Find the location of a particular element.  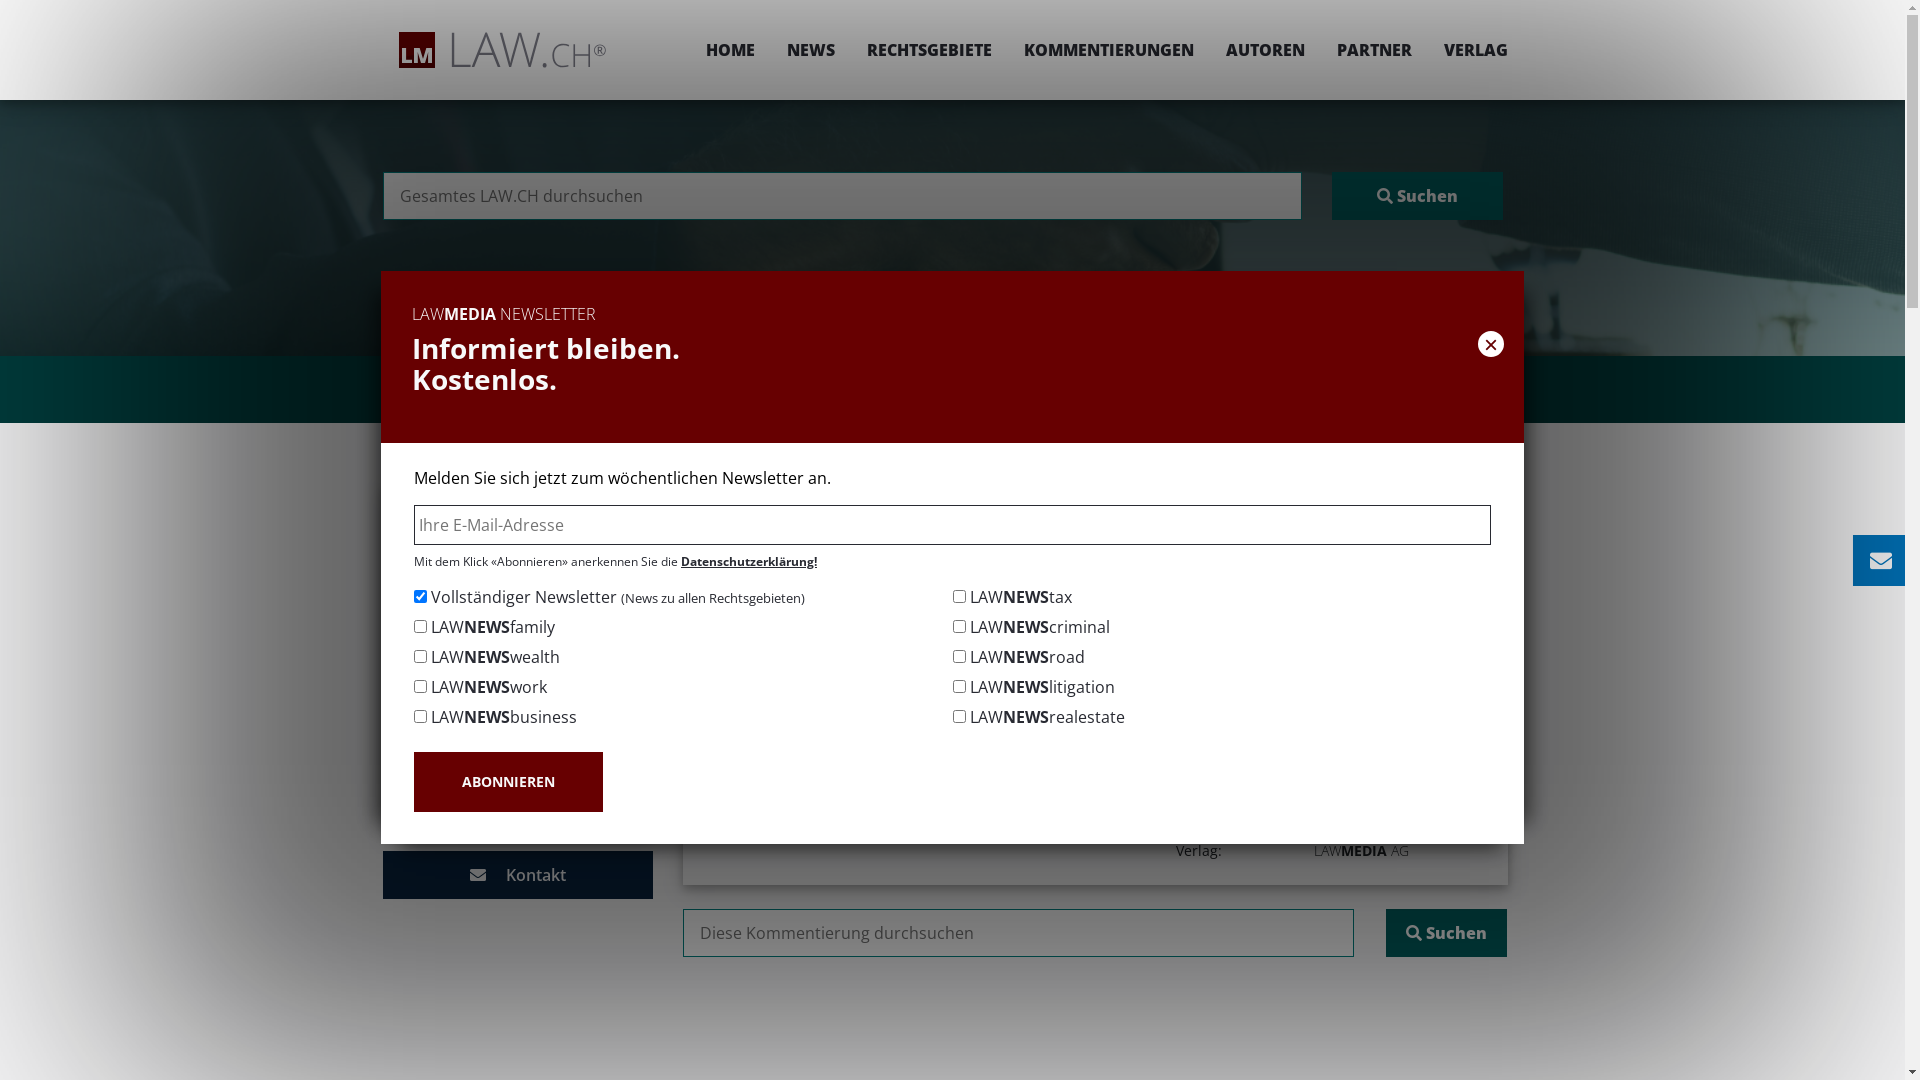

'AUTOREN' is located at coordinates (1264, 49).